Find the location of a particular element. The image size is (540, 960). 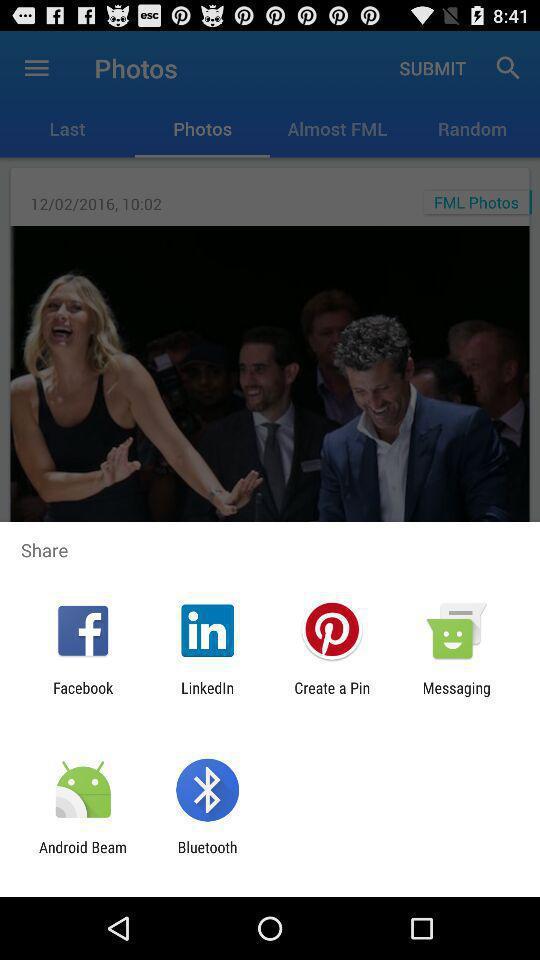

app next to create a pin is located at coordinates (206, 696).